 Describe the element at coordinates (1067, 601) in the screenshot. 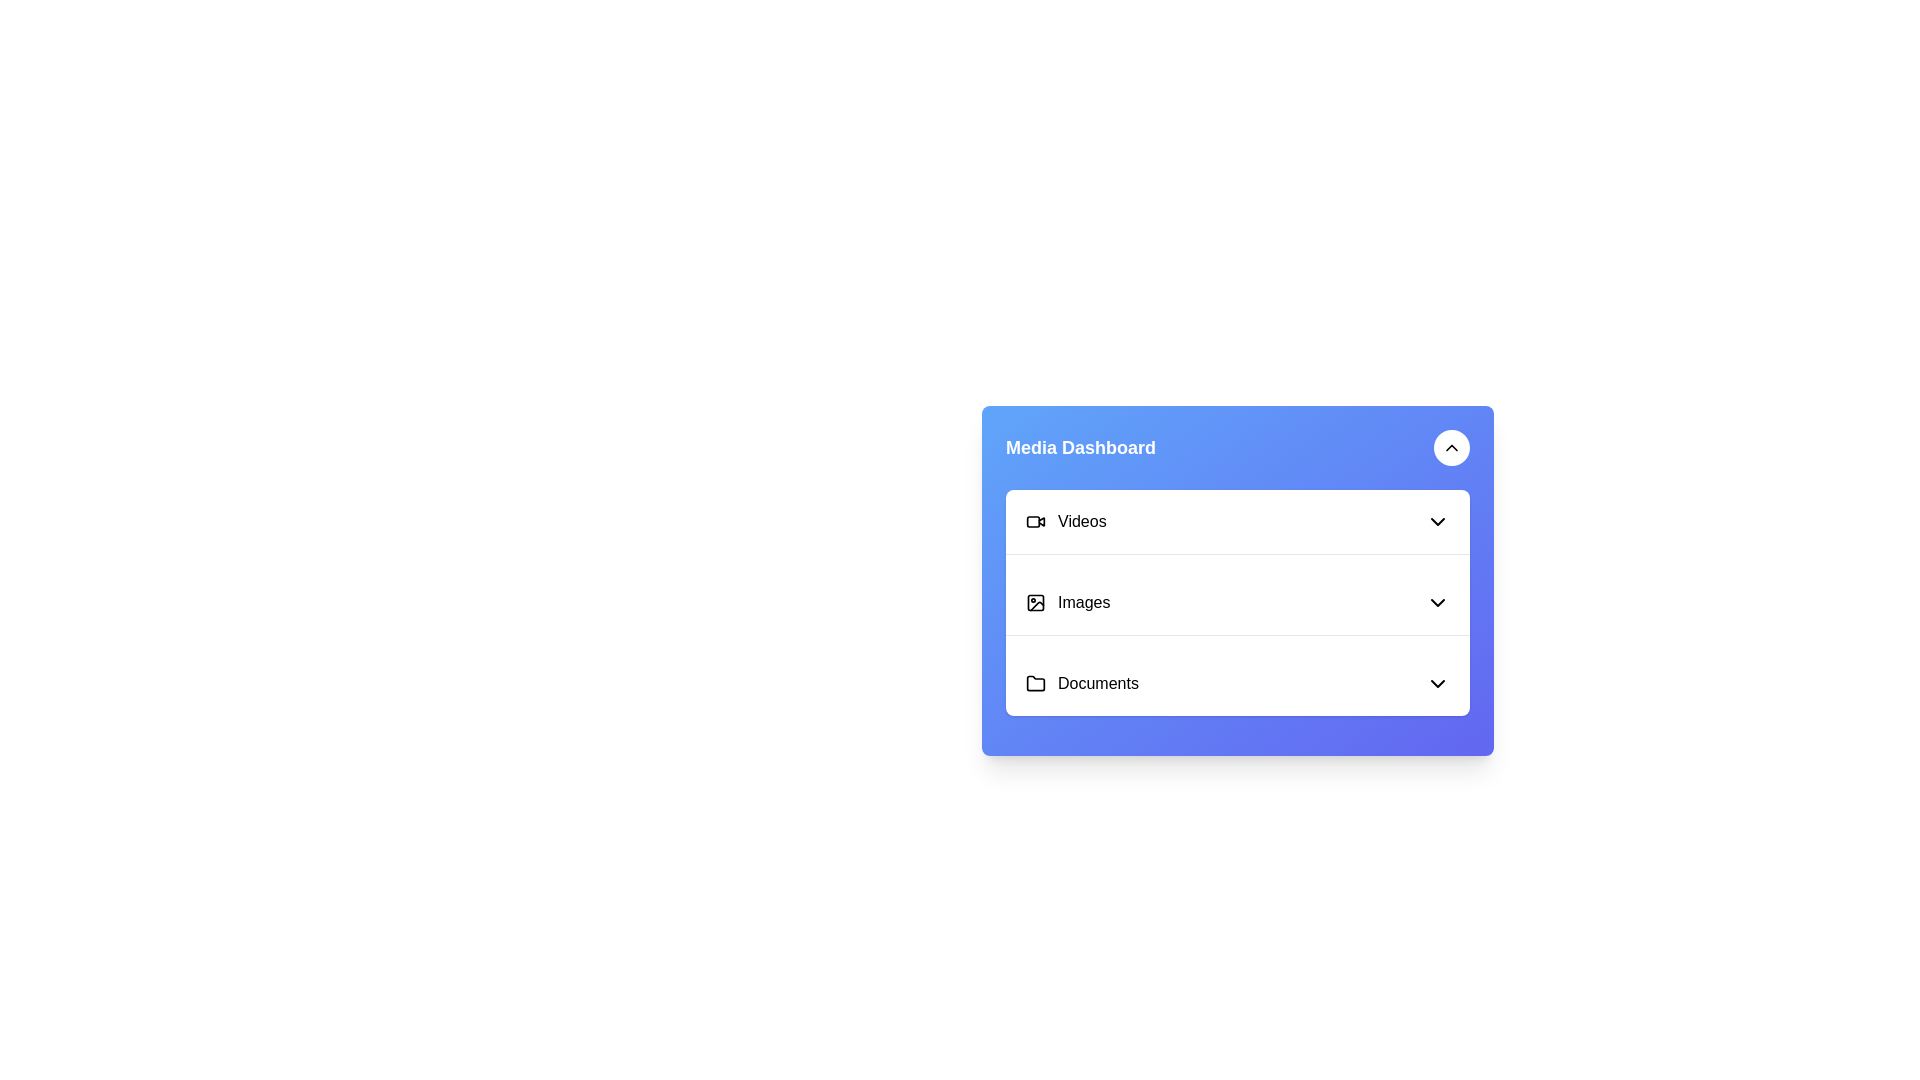

I see `the second interactive list item labeled 'Images' in the 'Media Dashboard'` at that location.